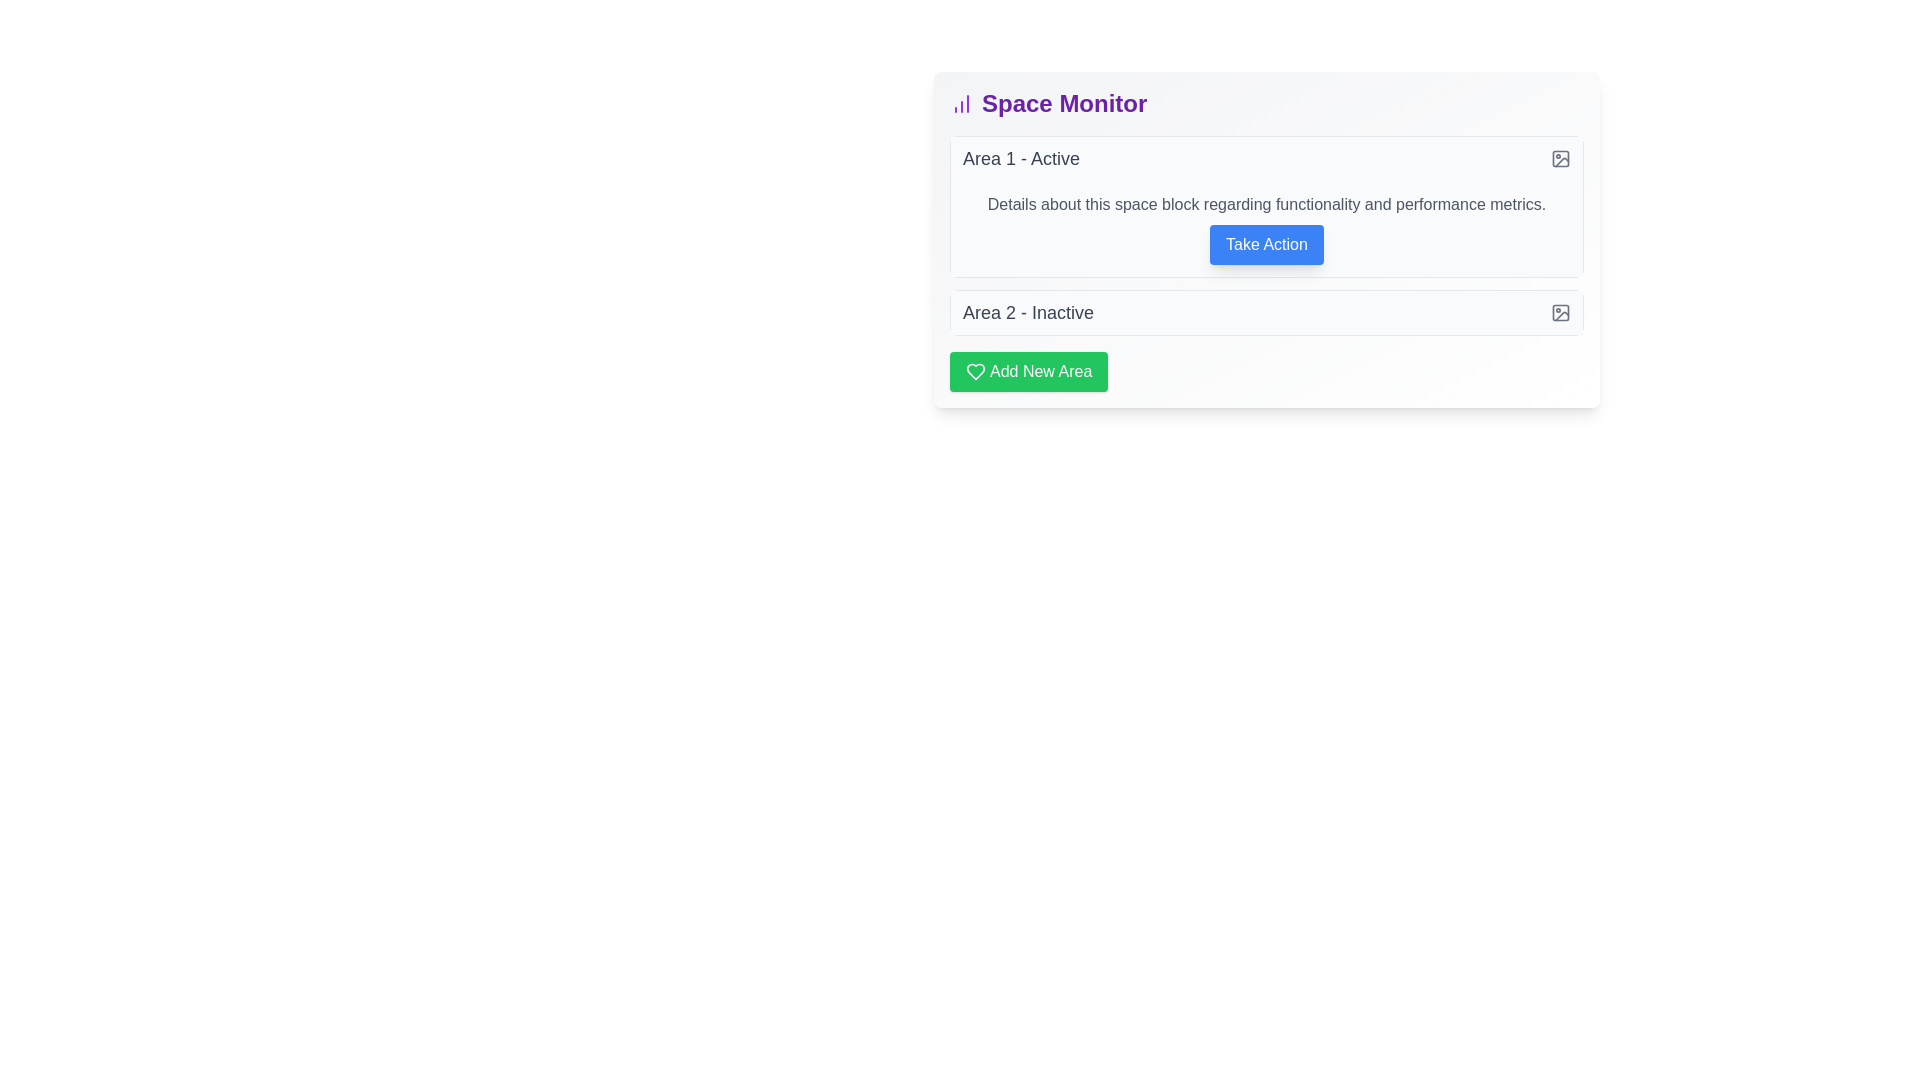 This screenshot has width=1920, height=1080. I want to click on the image-related icon located in the top-right section of 'Area 1 - Active', so click(1559, 157).